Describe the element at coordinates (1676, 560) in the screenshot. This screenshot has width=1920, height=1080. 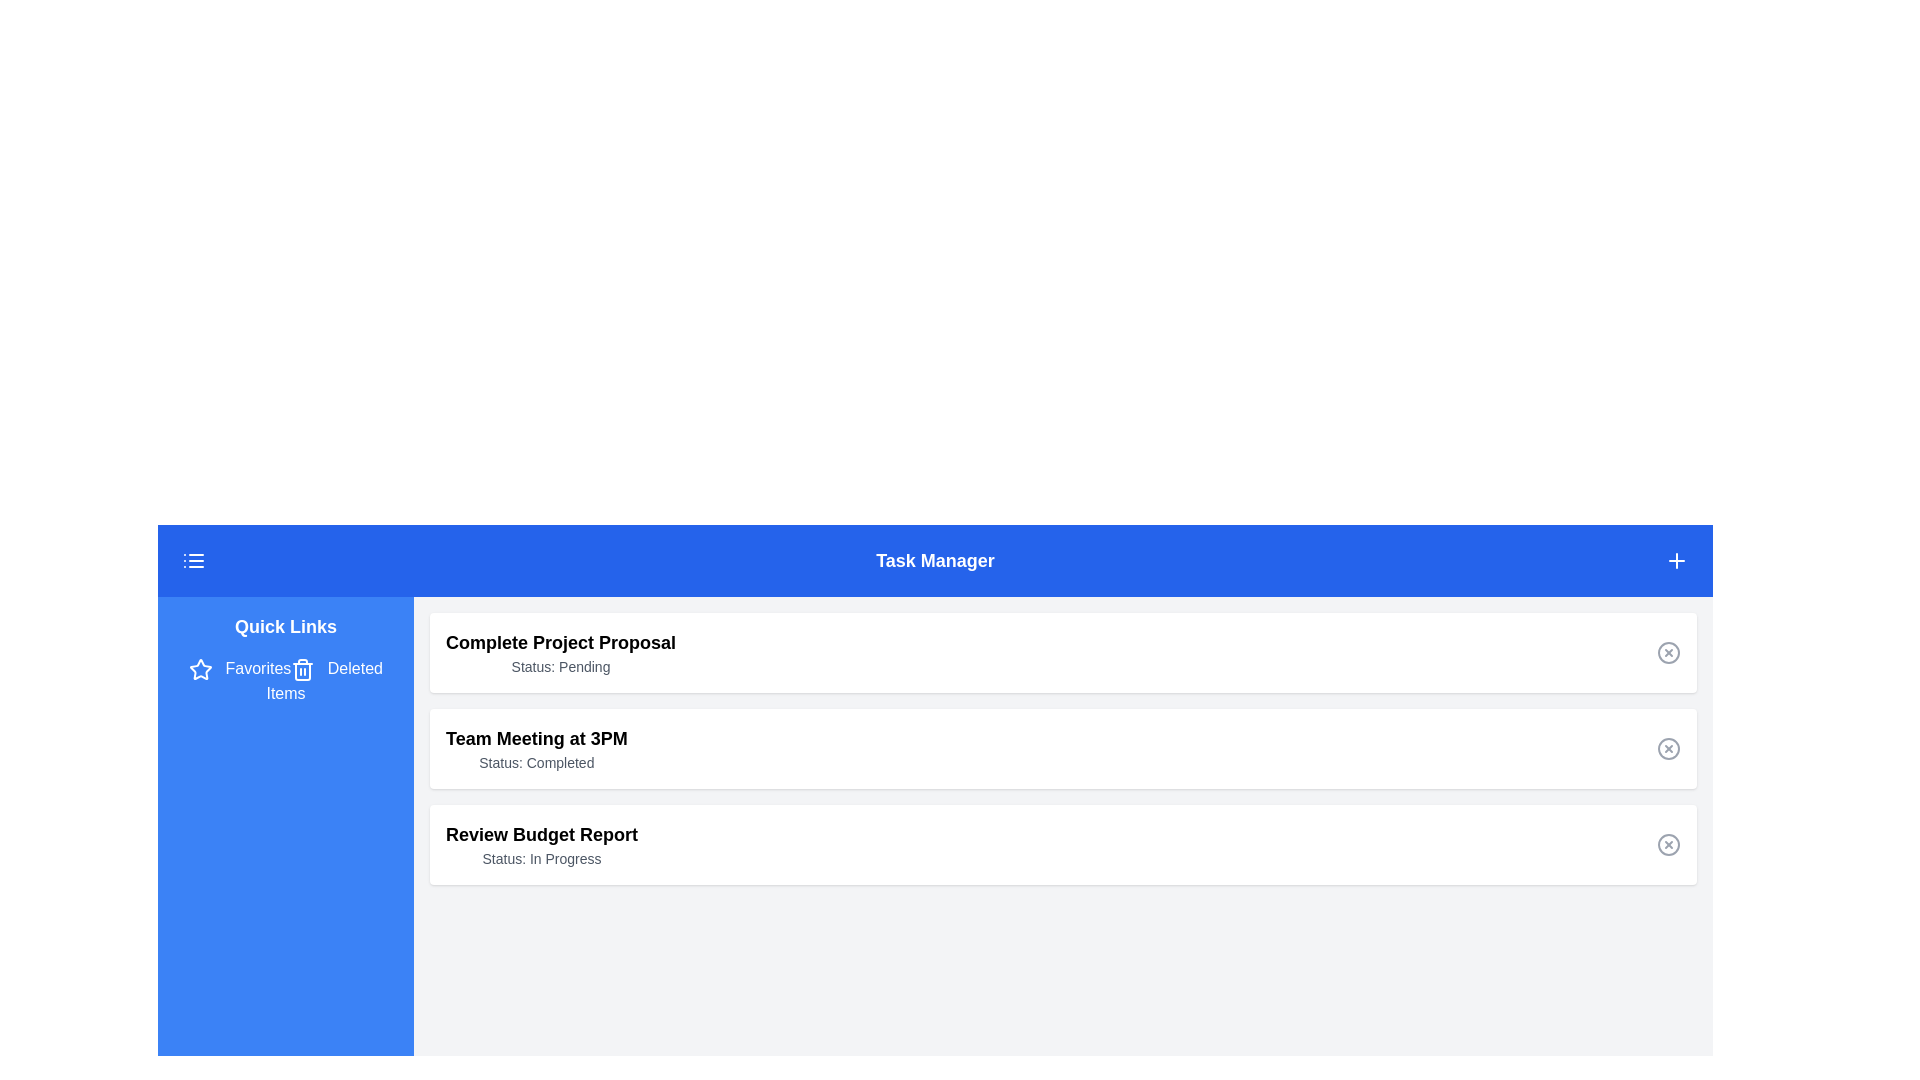
I see `the button located in the top-right corner of the blue bar labeled 'Task Manager'` at that location.